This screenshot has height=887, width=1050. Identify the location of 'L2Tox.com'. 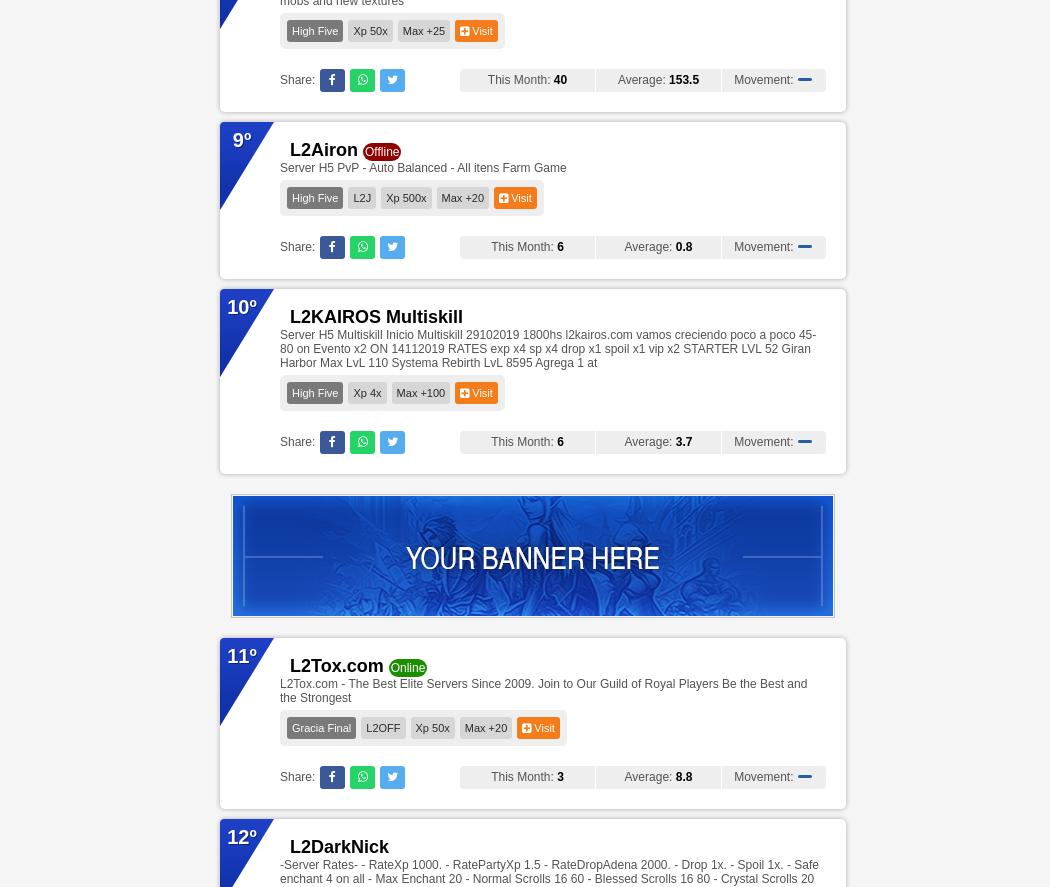
(289, 664).